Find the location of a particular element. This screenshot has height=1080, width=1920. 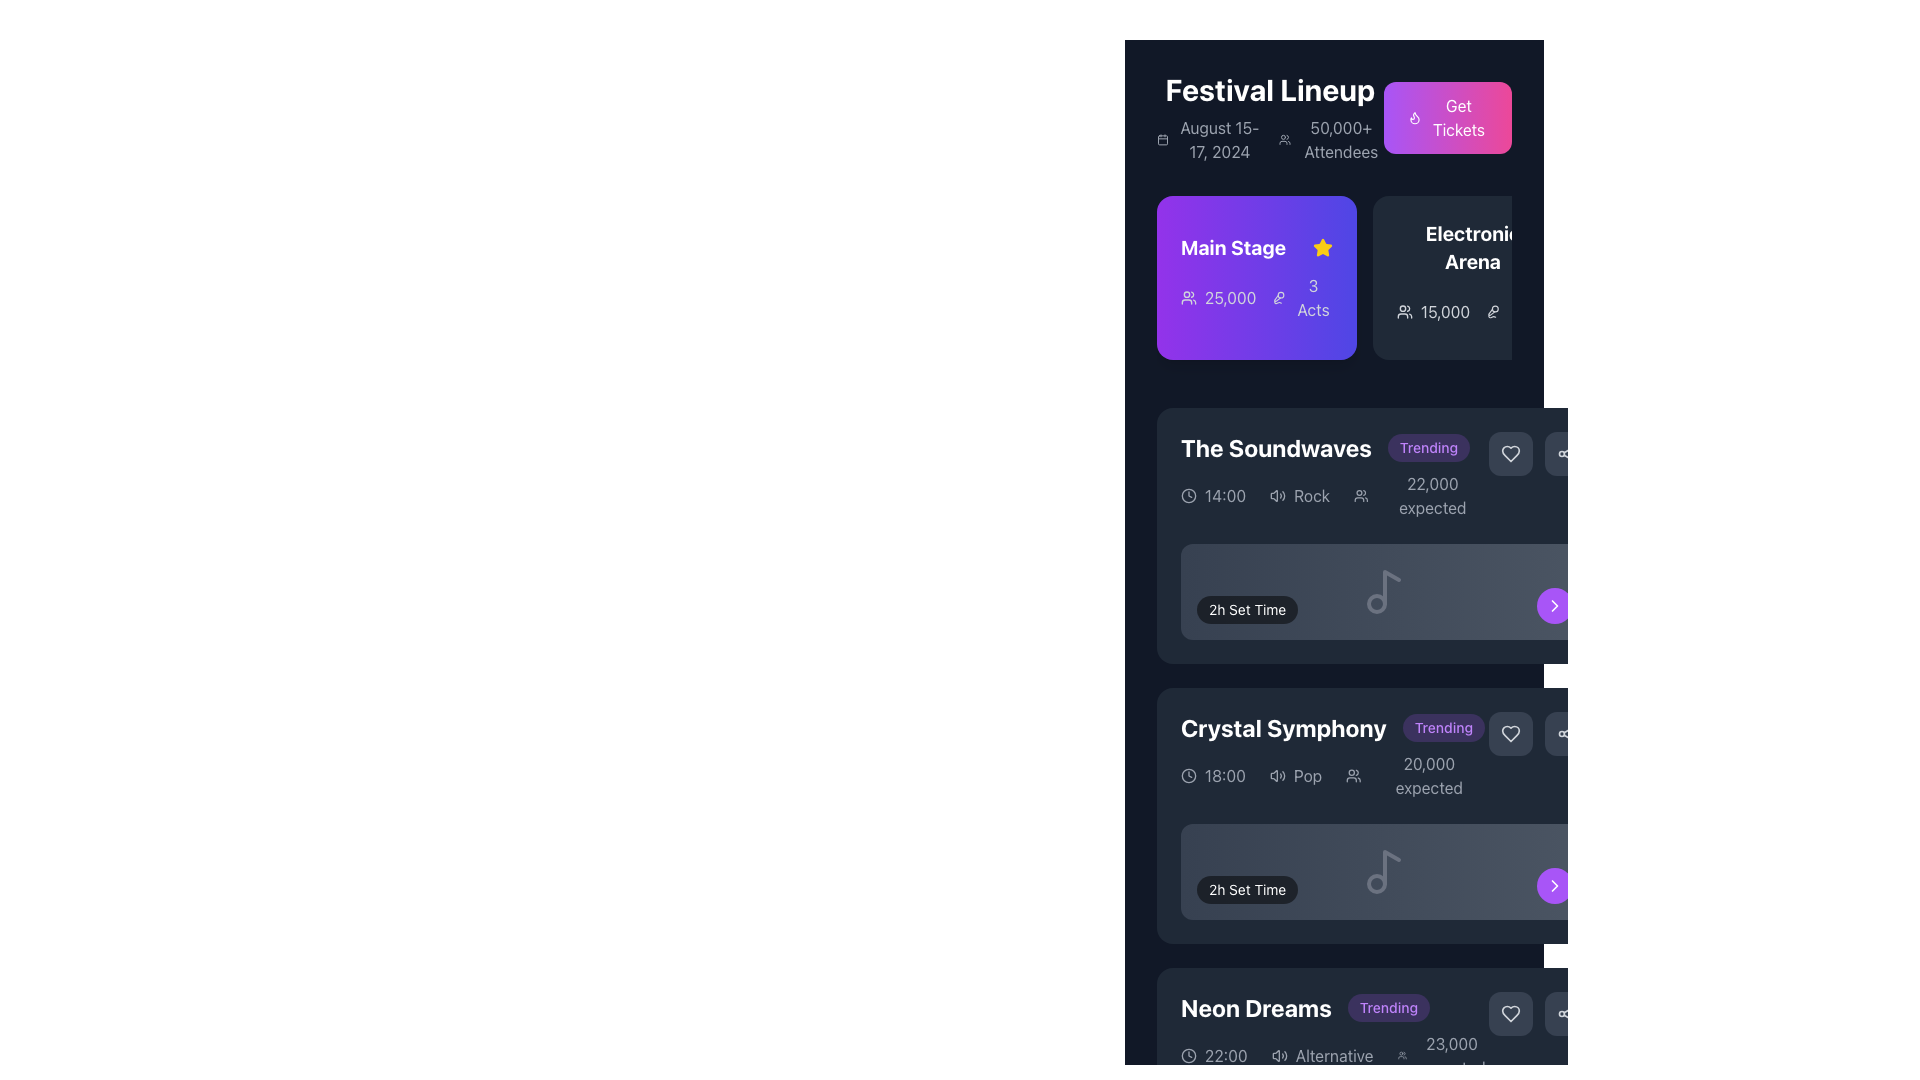

details for the Informational Section containing the clock icon, pop music icon, and user icon with associated text '18:00', 'Pop', and '20,000 expected', which is located below the 'Crystal Symphony' header is located at coordinates (1334, 774).